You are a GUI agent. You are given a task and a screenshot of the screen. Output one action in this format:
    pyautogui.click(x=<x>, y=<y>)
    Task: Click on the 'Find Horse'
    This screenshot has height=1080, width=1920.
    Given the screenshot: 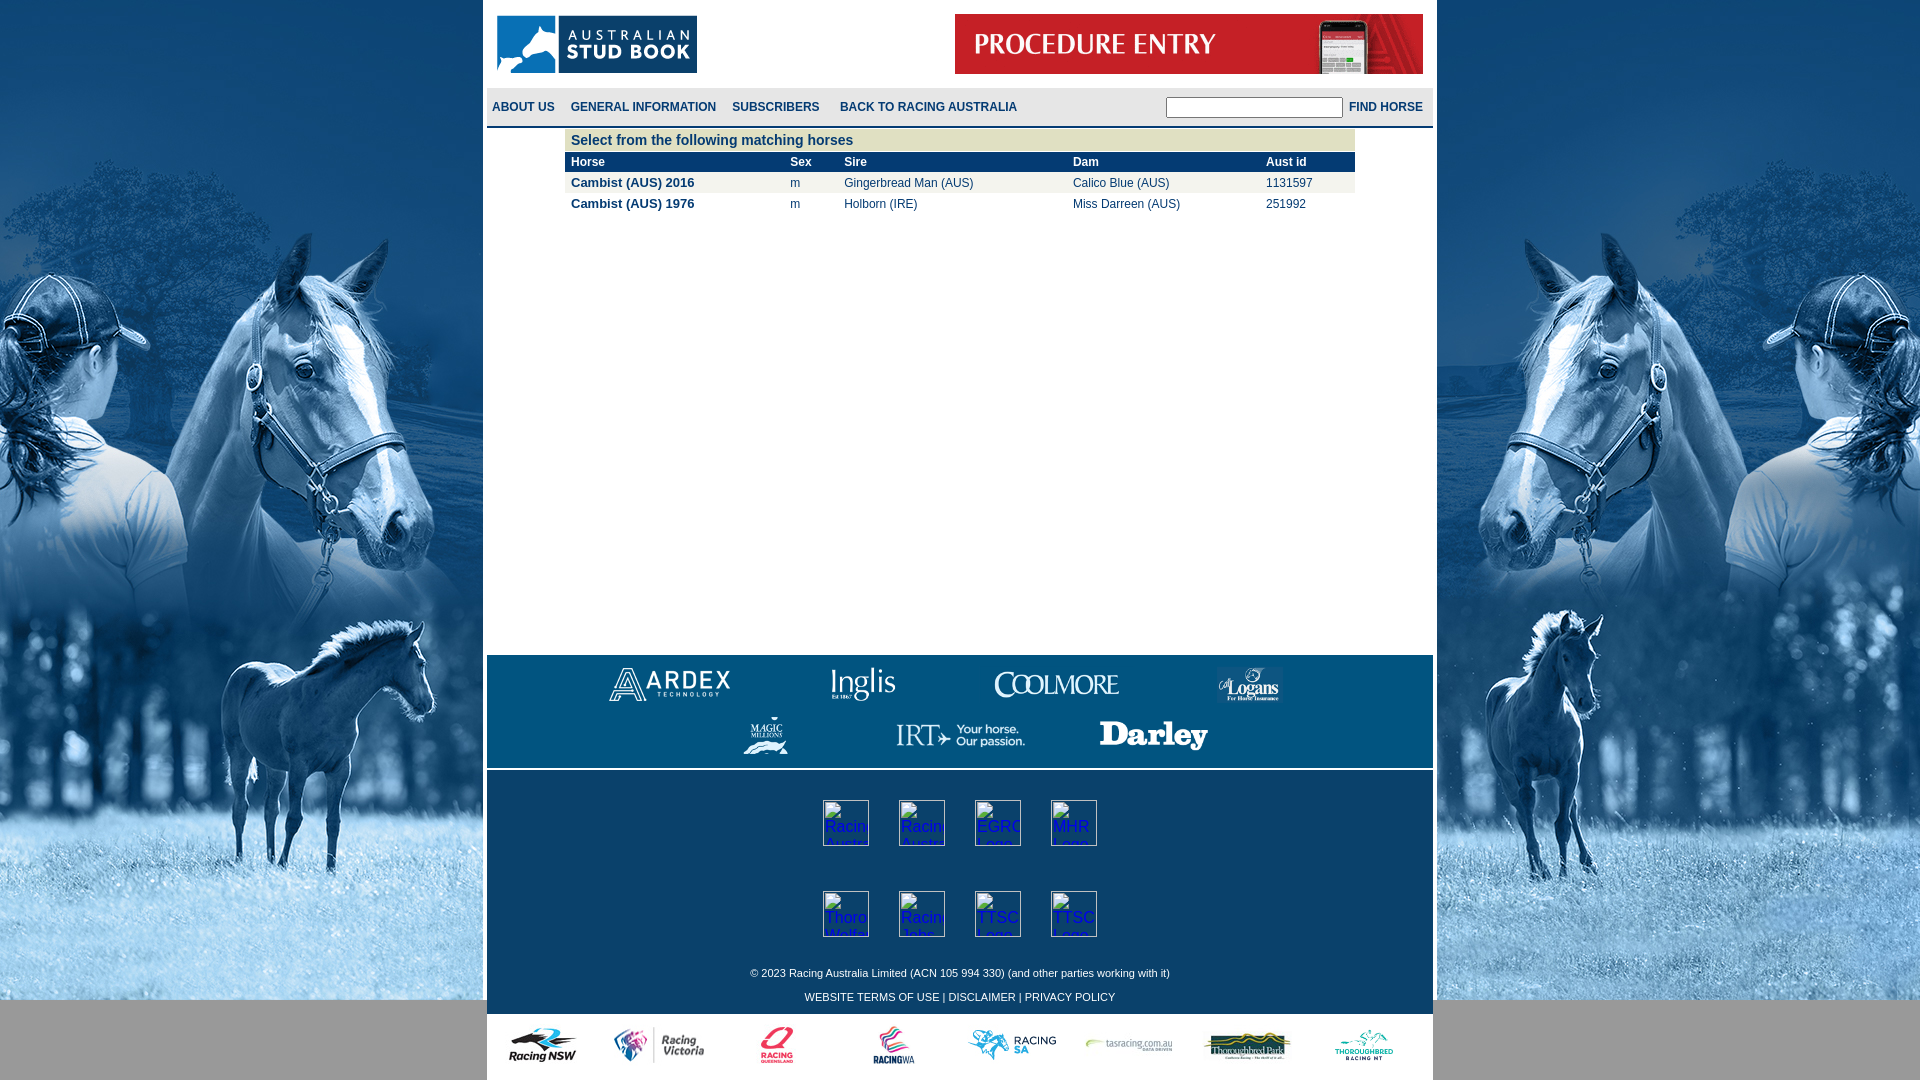 What is the action you would take?
    pyautogui.click(x=1386, y=107)
    